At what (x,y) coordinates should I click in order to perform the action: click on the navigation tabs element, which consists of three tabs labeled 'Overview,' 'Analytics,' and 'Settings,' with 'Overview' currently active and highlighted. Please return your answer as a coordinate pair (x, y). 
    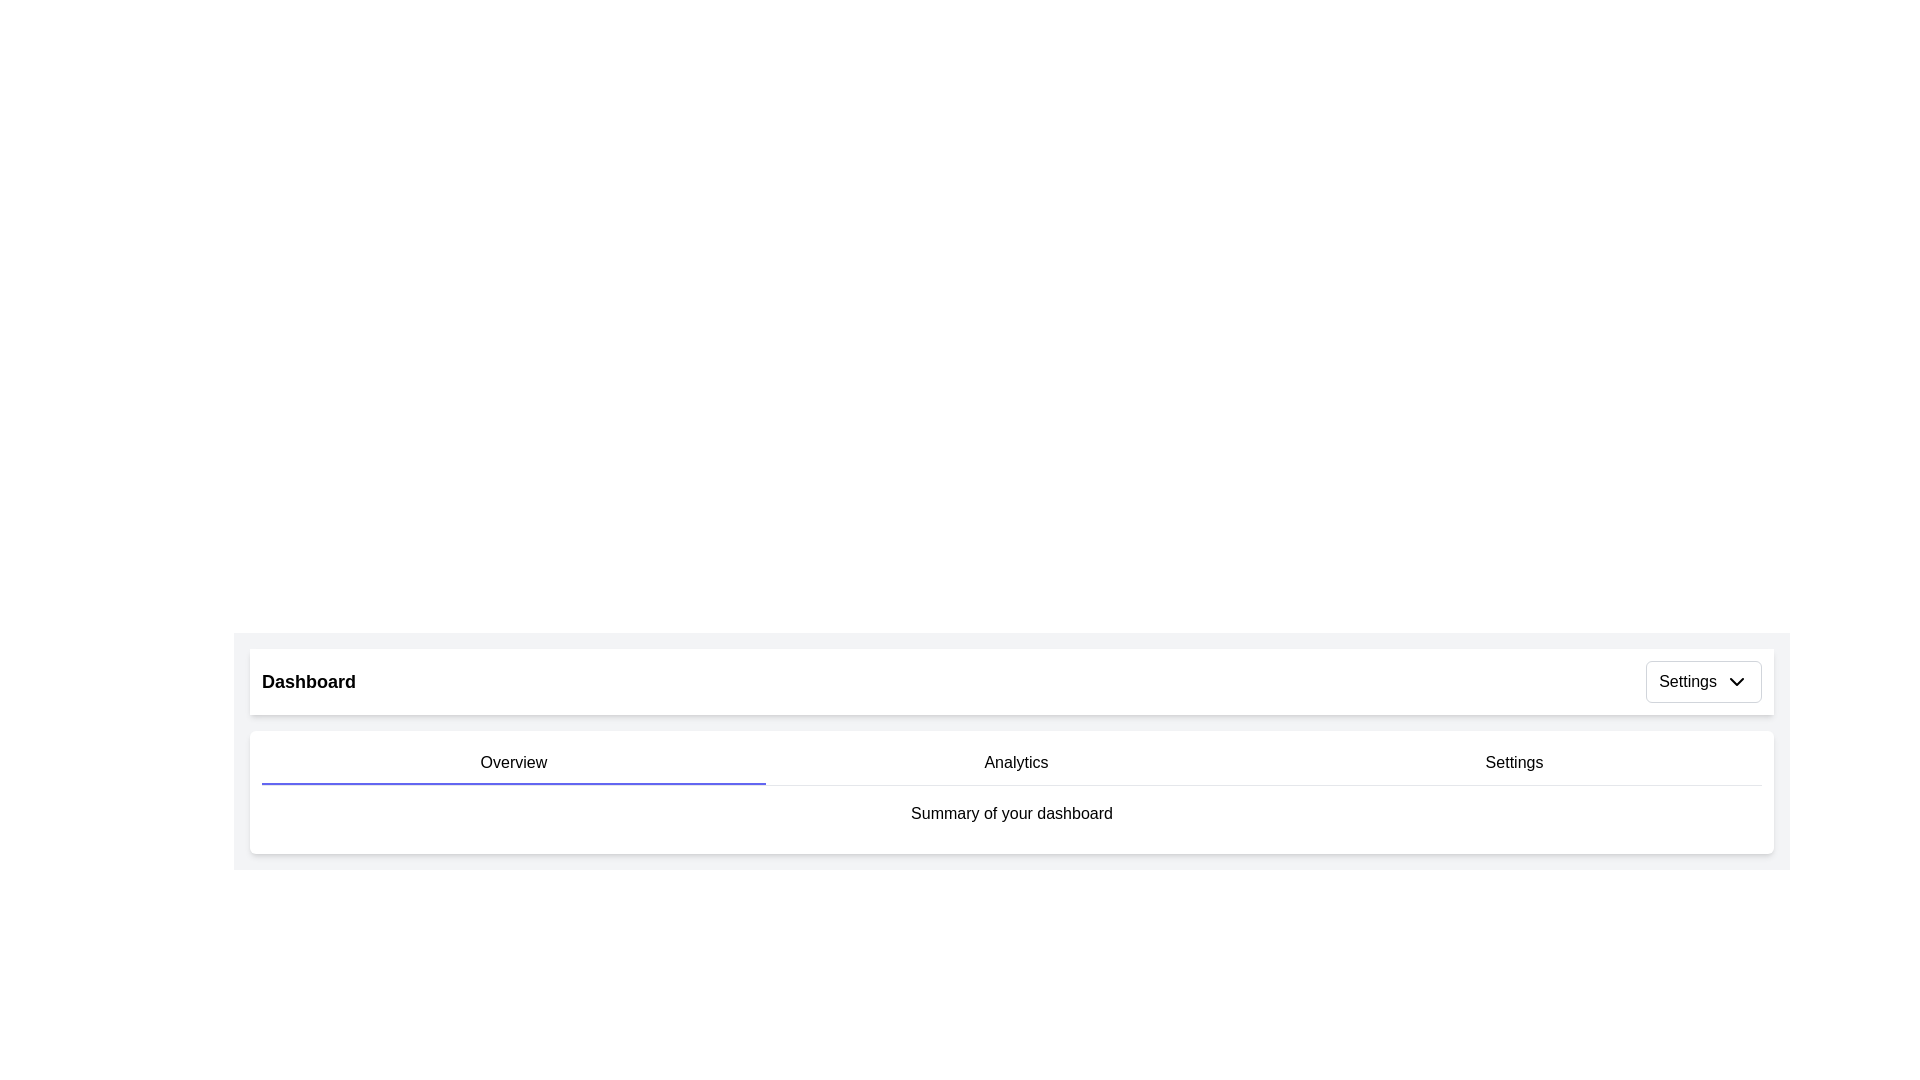
    Looking at the image, I should click on (1012, 763).